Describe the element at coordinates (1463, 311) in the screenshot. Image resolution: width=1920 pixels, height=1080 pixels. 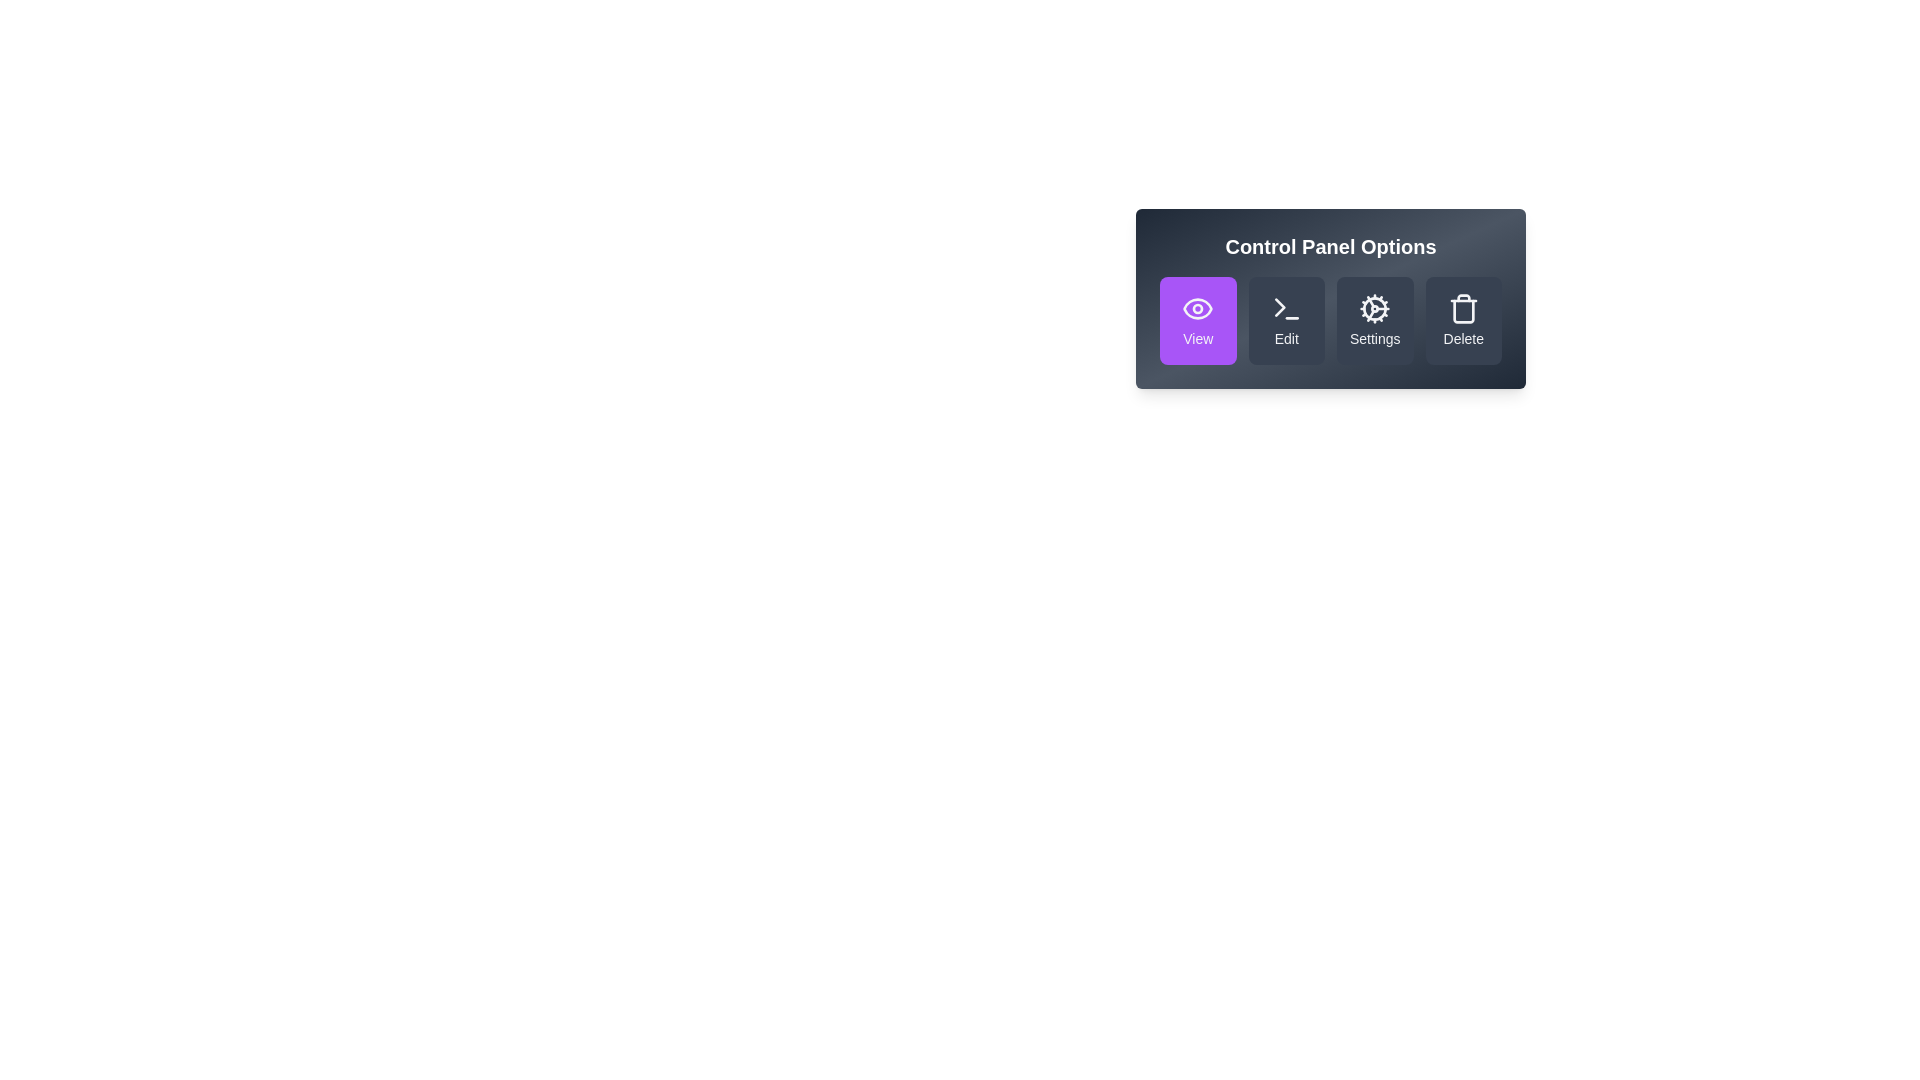
I see `the trash can icon, which signifies a delete action, located at the far right of the control panel below the text 'Delete'` at that location.